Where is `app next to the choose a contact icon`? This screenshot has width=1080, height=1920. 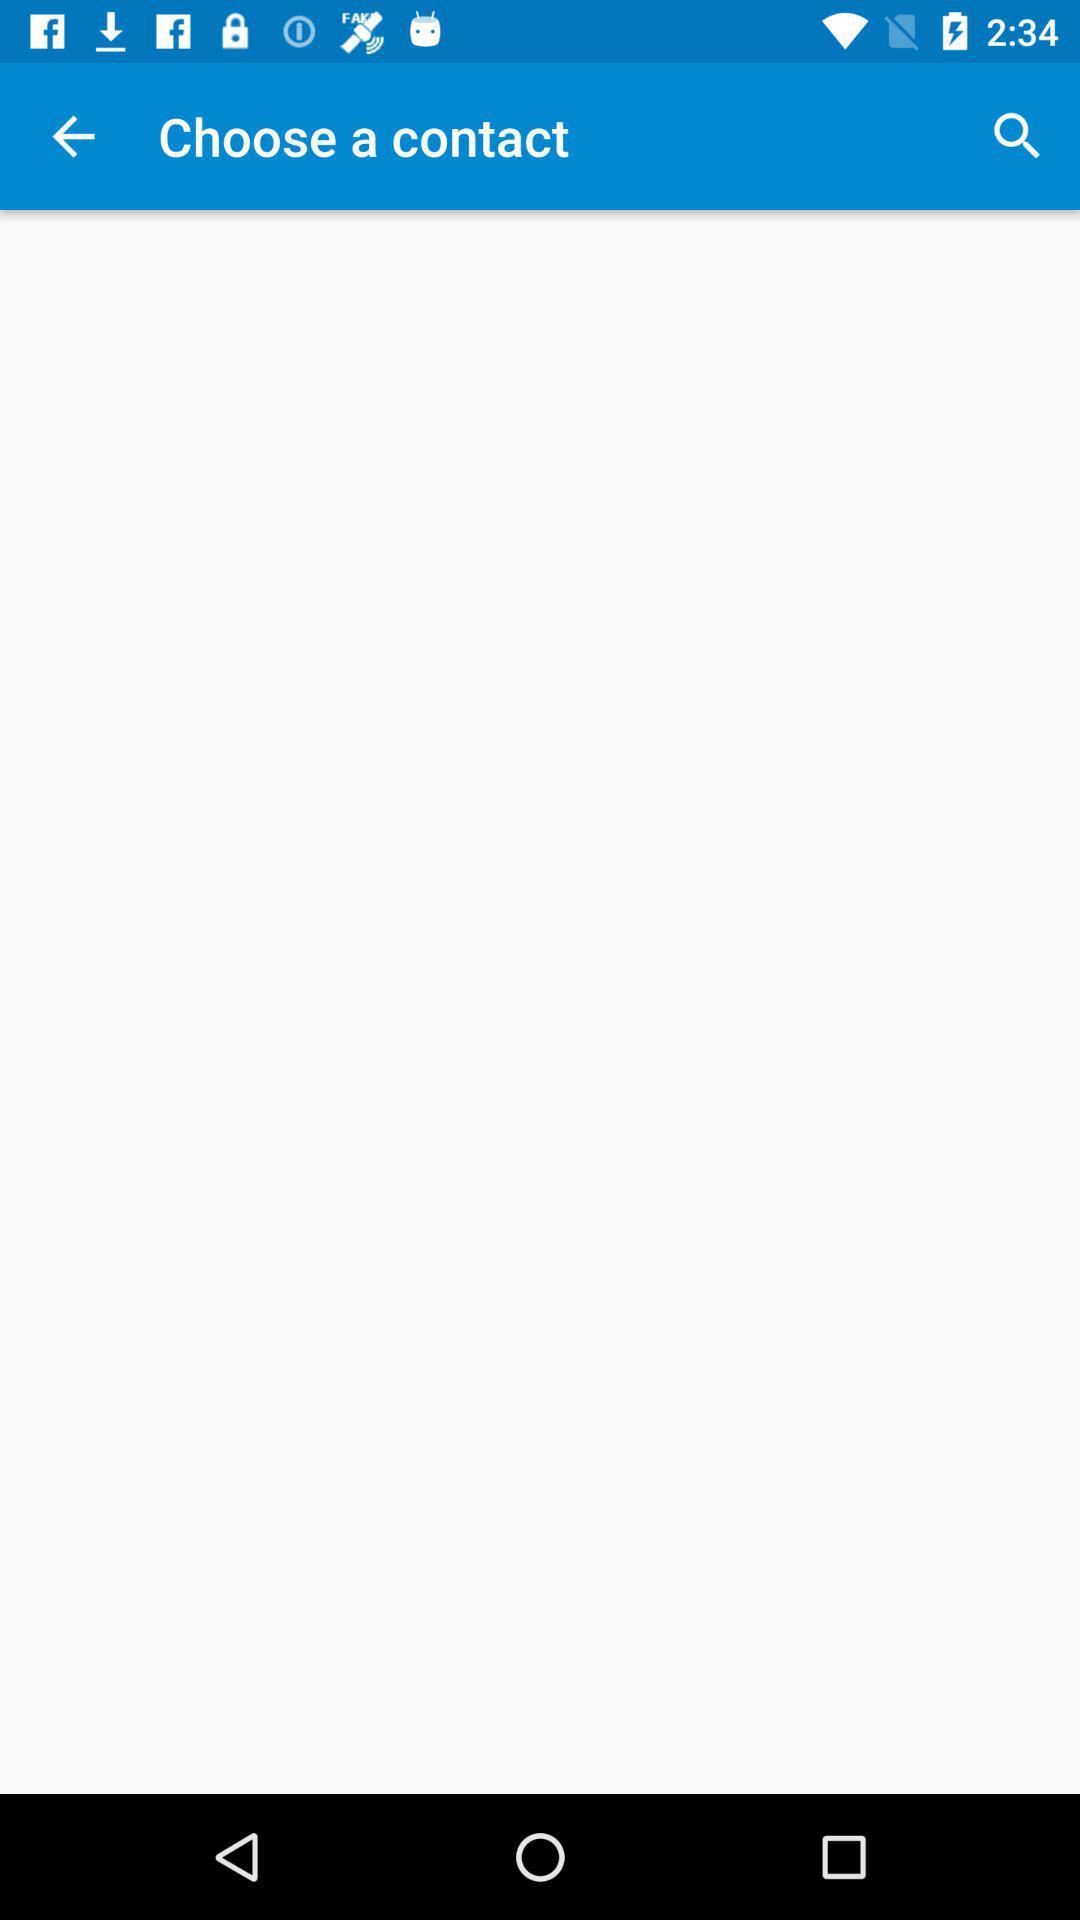
app next to the choose a contact icon is located at coordinates (1017, 135).